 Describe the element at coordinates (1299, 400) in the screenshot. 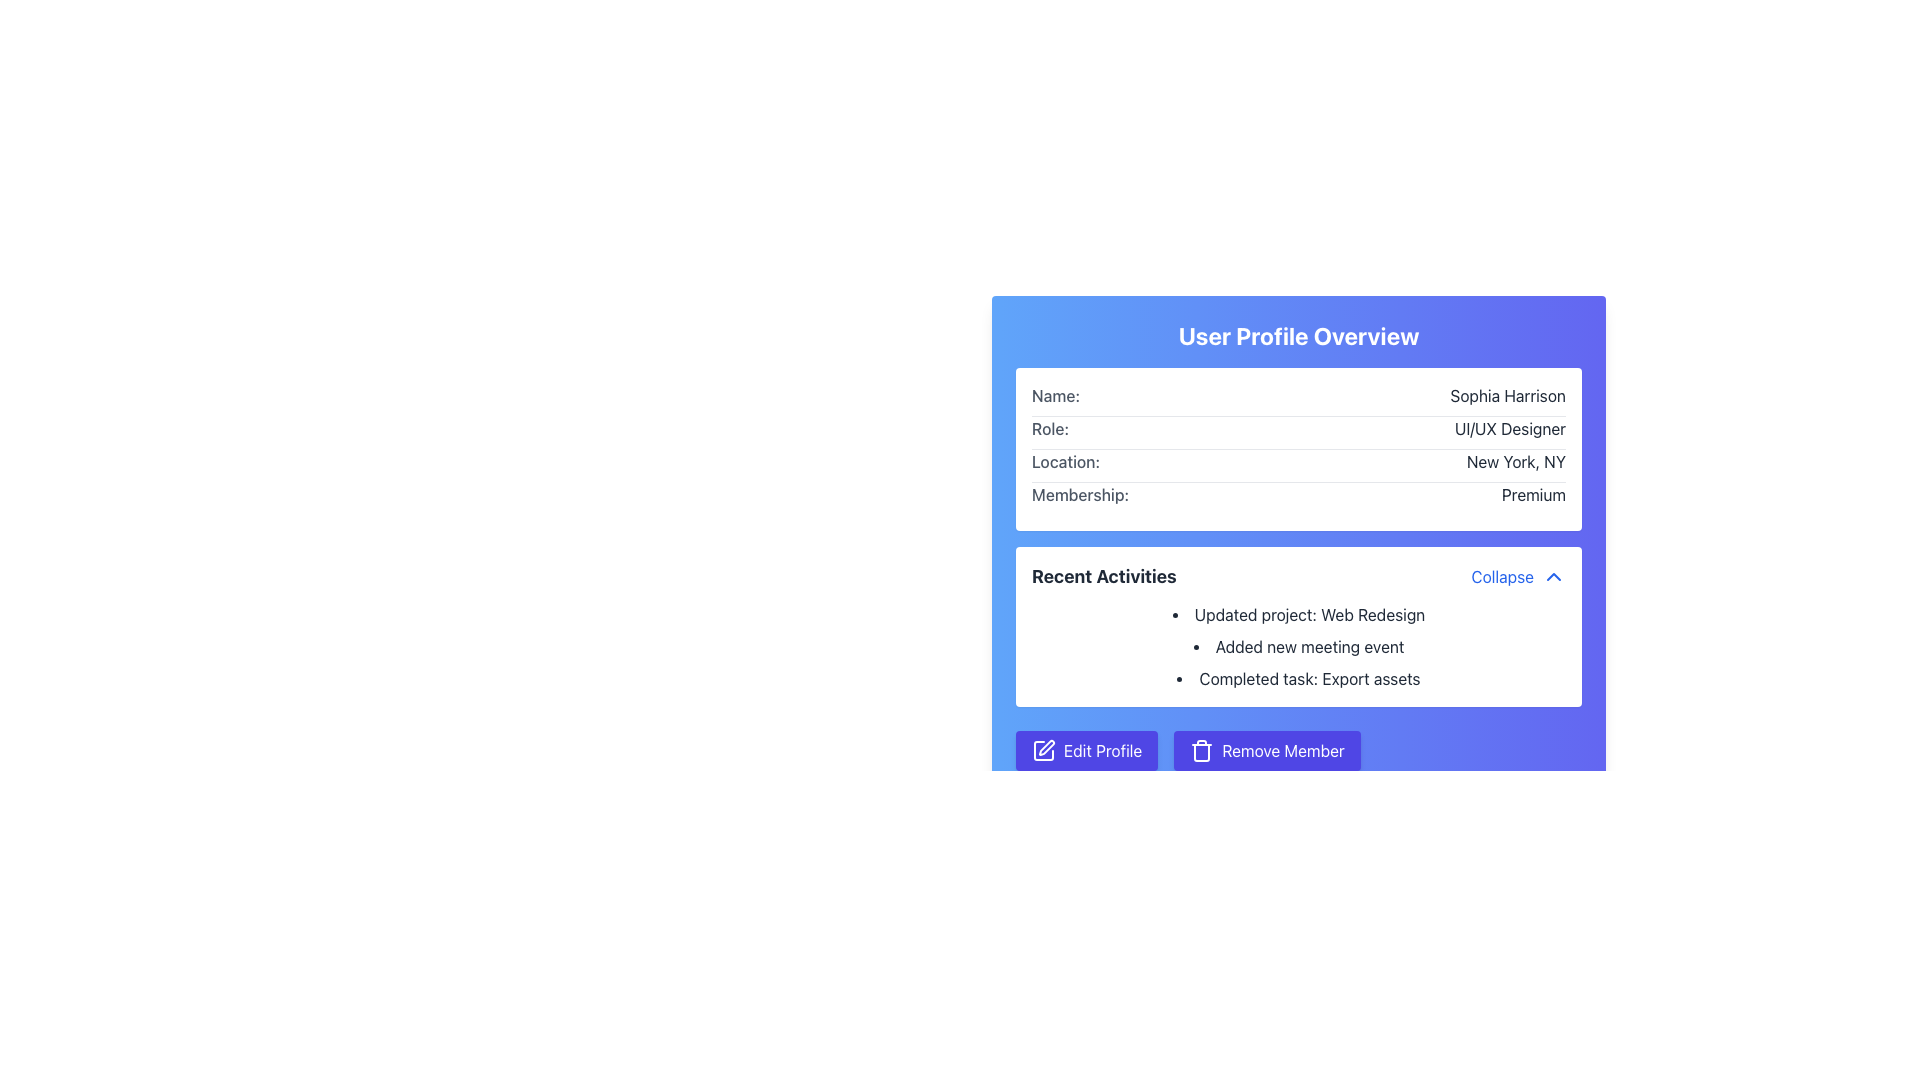

I see `the user's name displayed at the top of the profile information box, which is the first item in the vertical list` at that location.